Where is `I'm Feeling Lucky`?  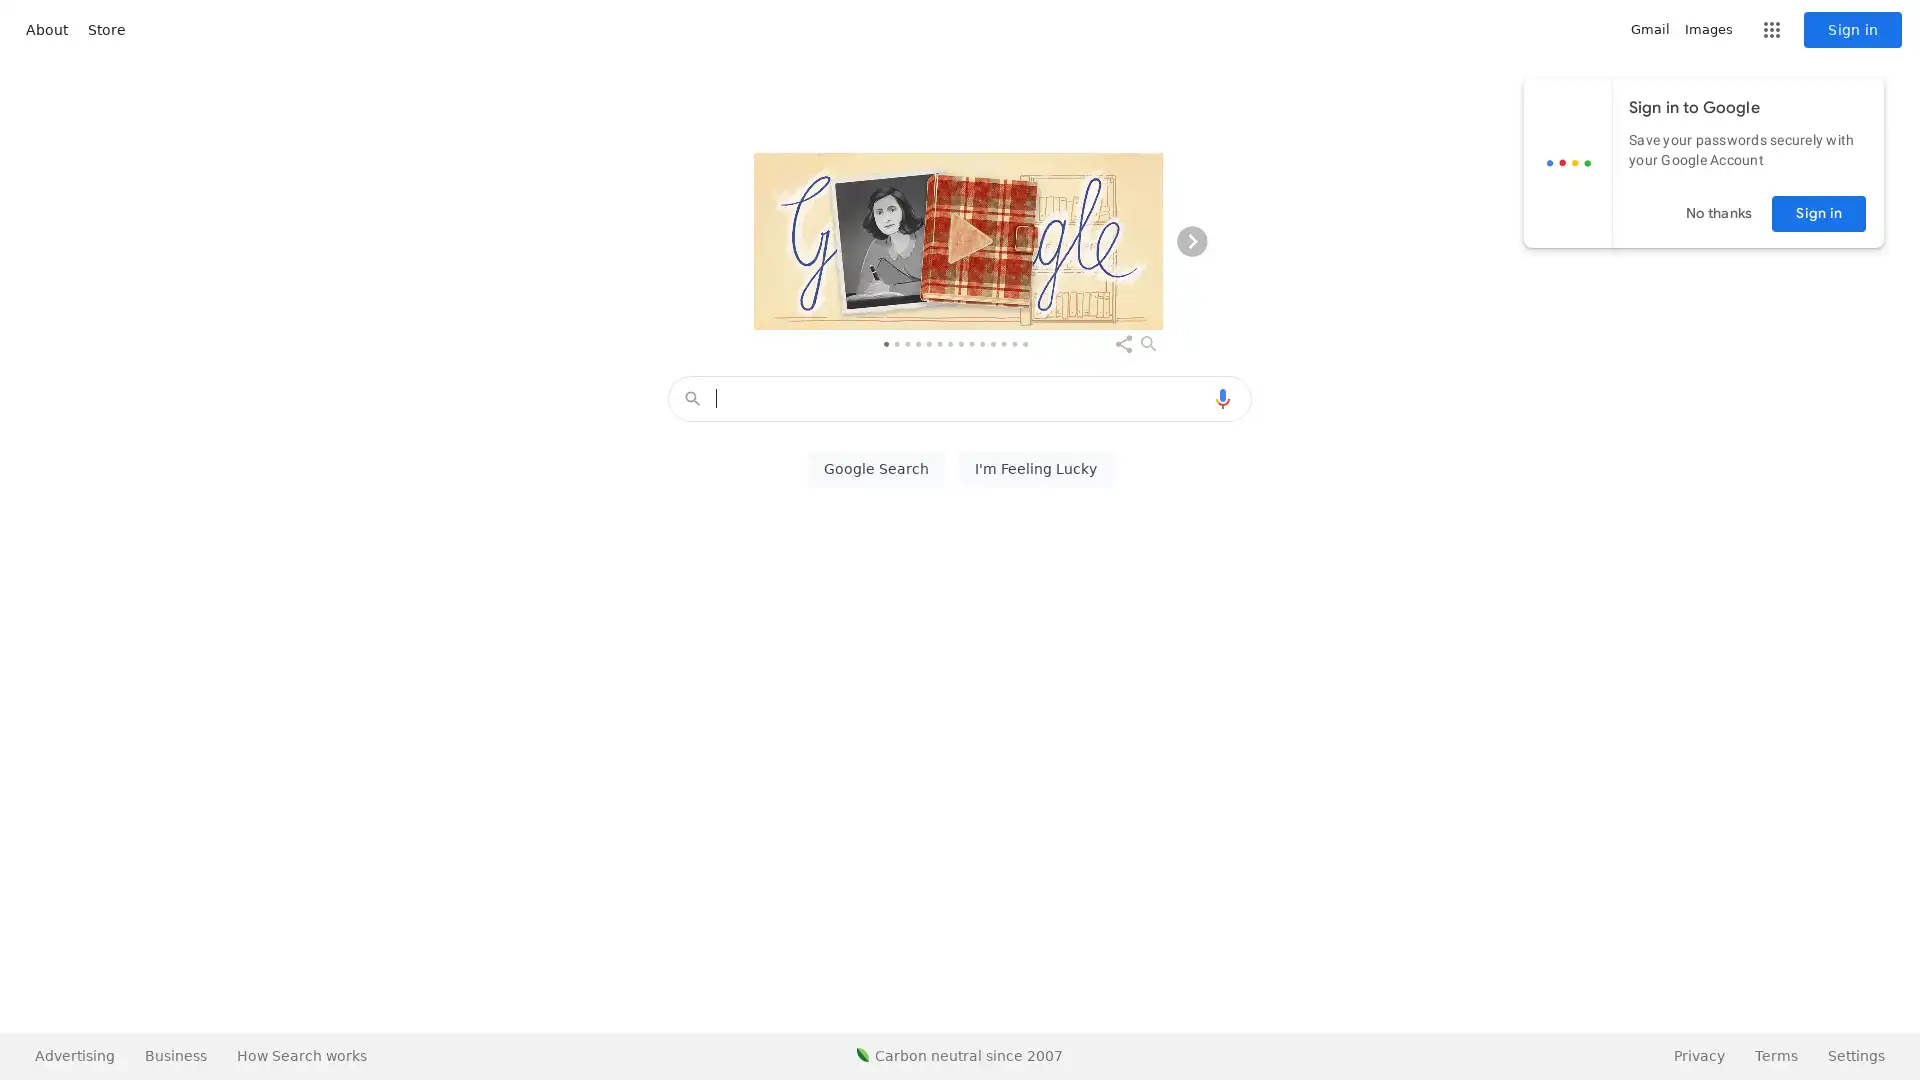 I'm Feeling Lucky is located at coordinates (1035, 469).